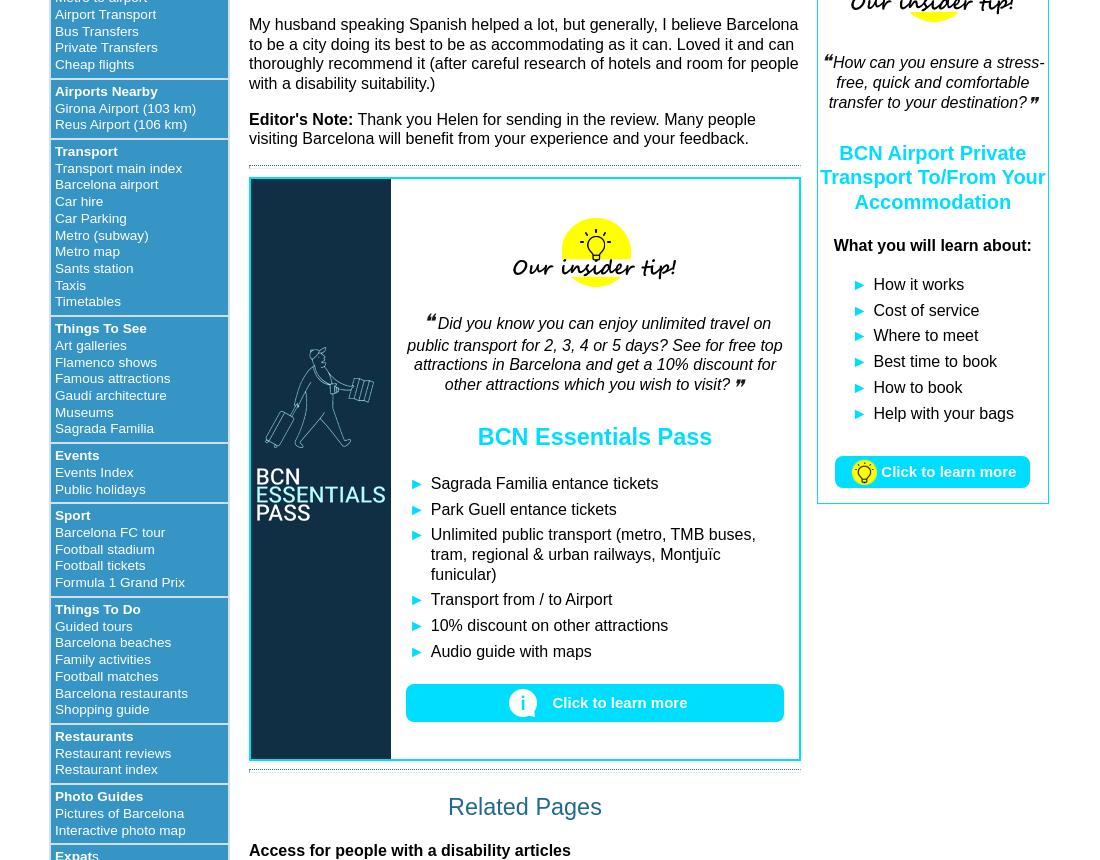  I want to click on 'Football matches', so click(106, 675).